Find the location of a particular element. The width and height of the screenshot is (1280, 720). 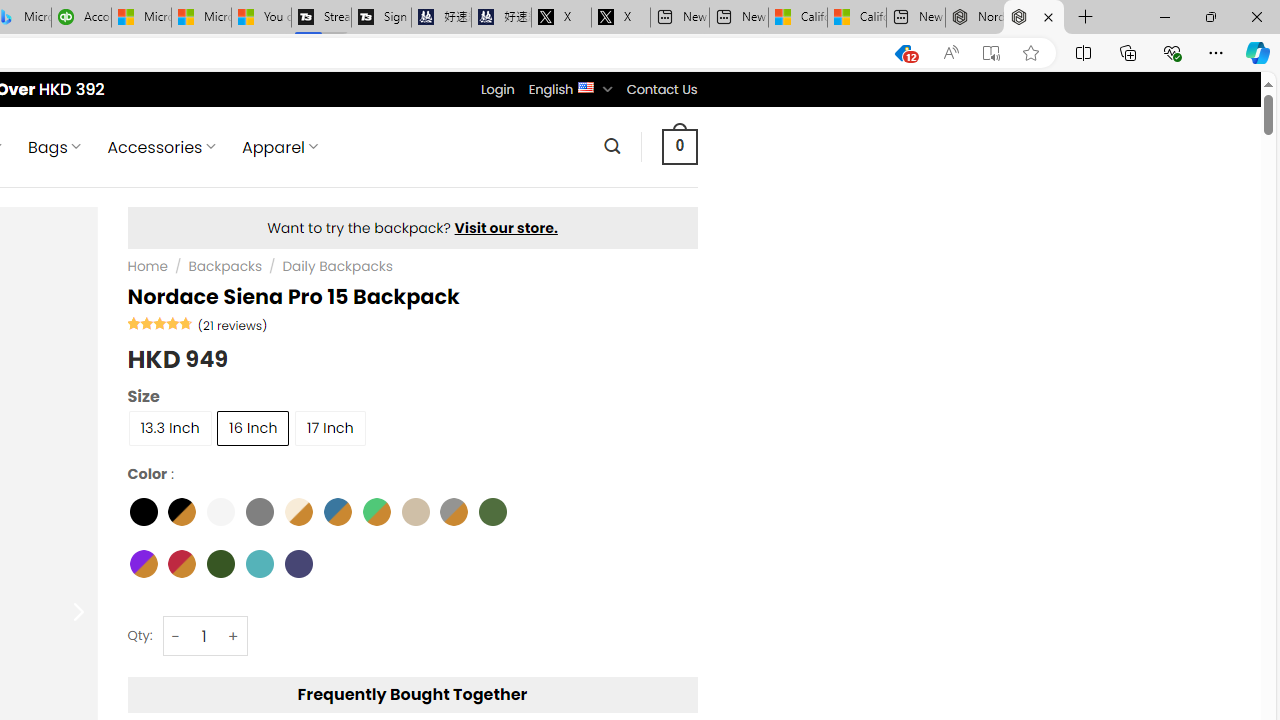

'13.3 Inch' is located at coordinates (169, 426).